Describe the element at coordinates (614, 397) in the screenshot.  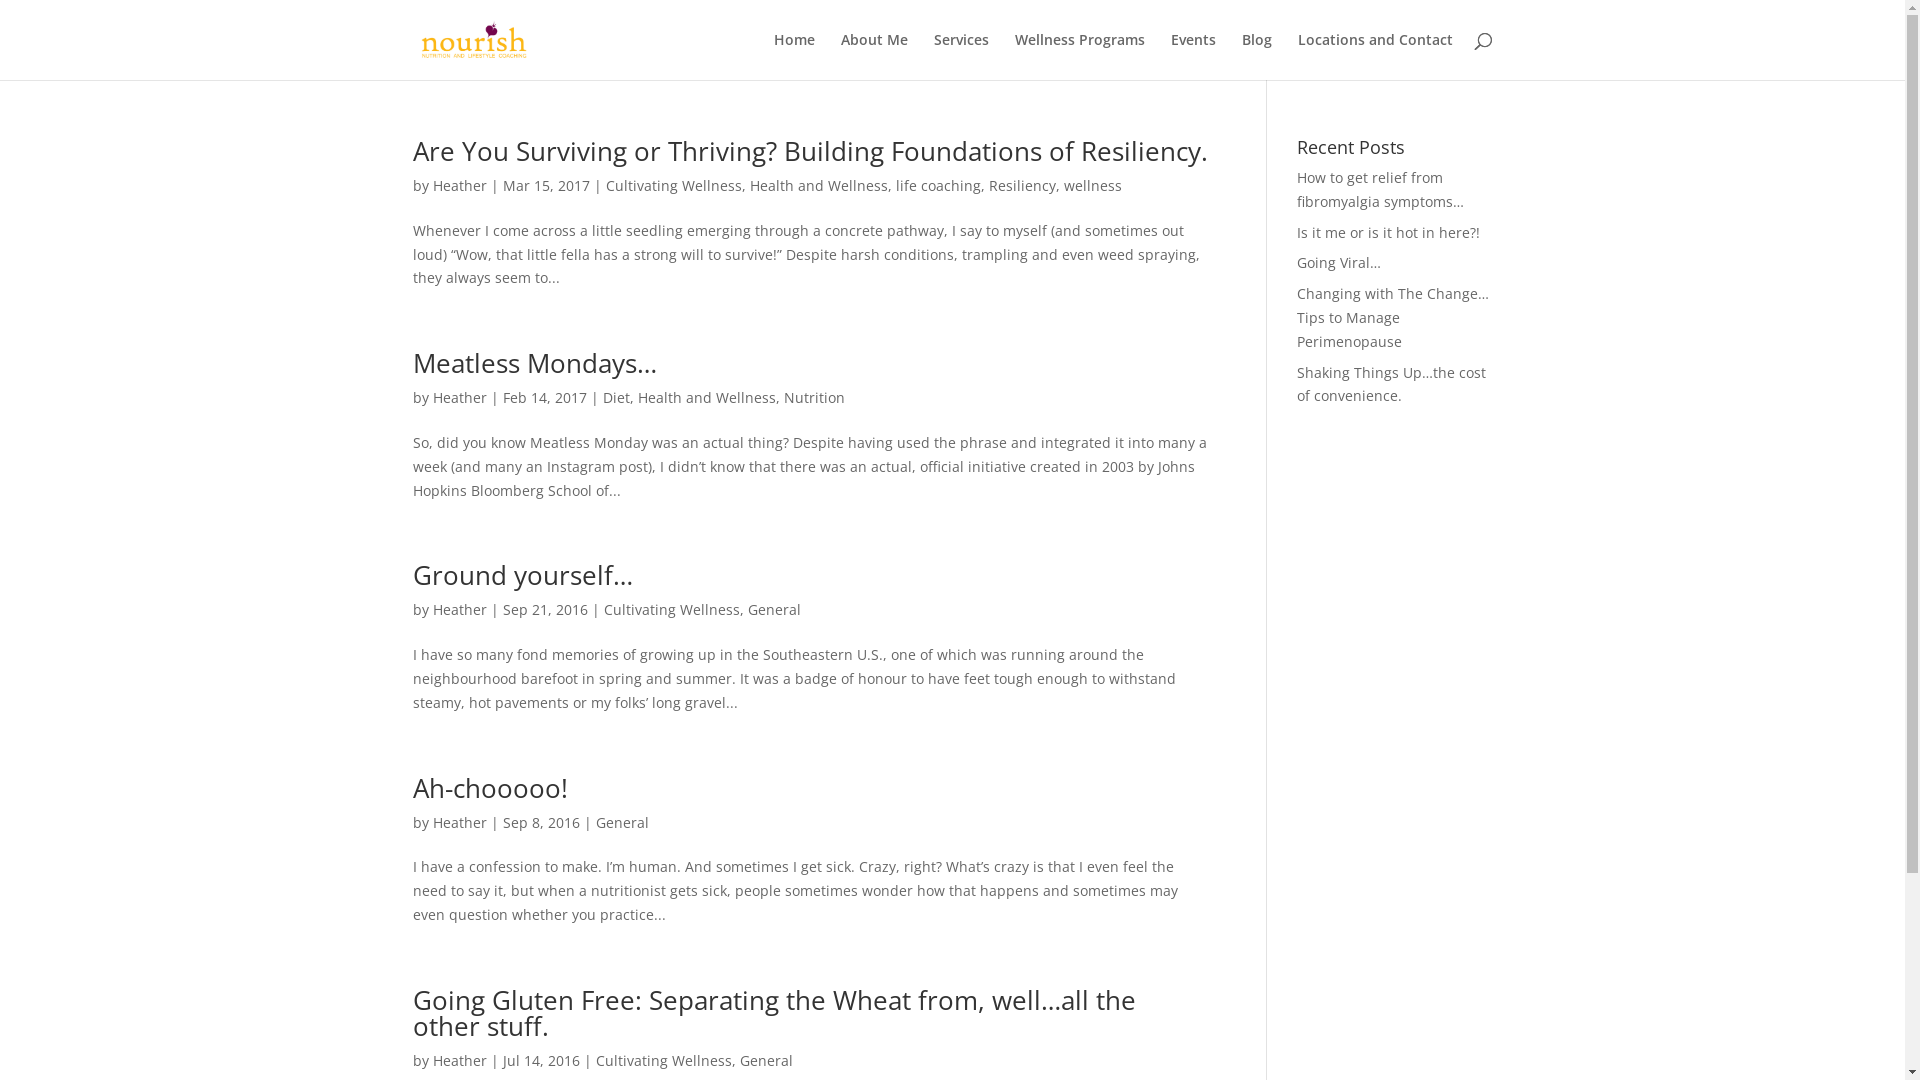
I see `'Diet'` at that location.